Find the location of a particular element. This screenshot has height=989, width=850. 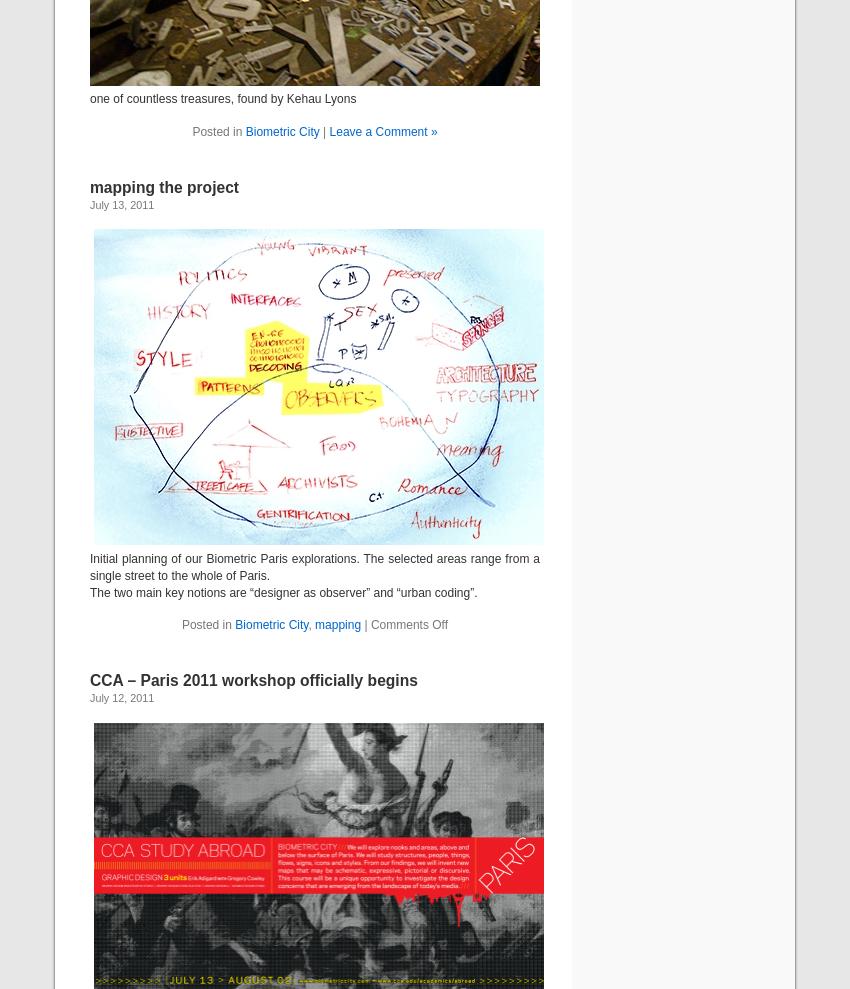

'July 13, 2011' is located at coordinates (89, 204).